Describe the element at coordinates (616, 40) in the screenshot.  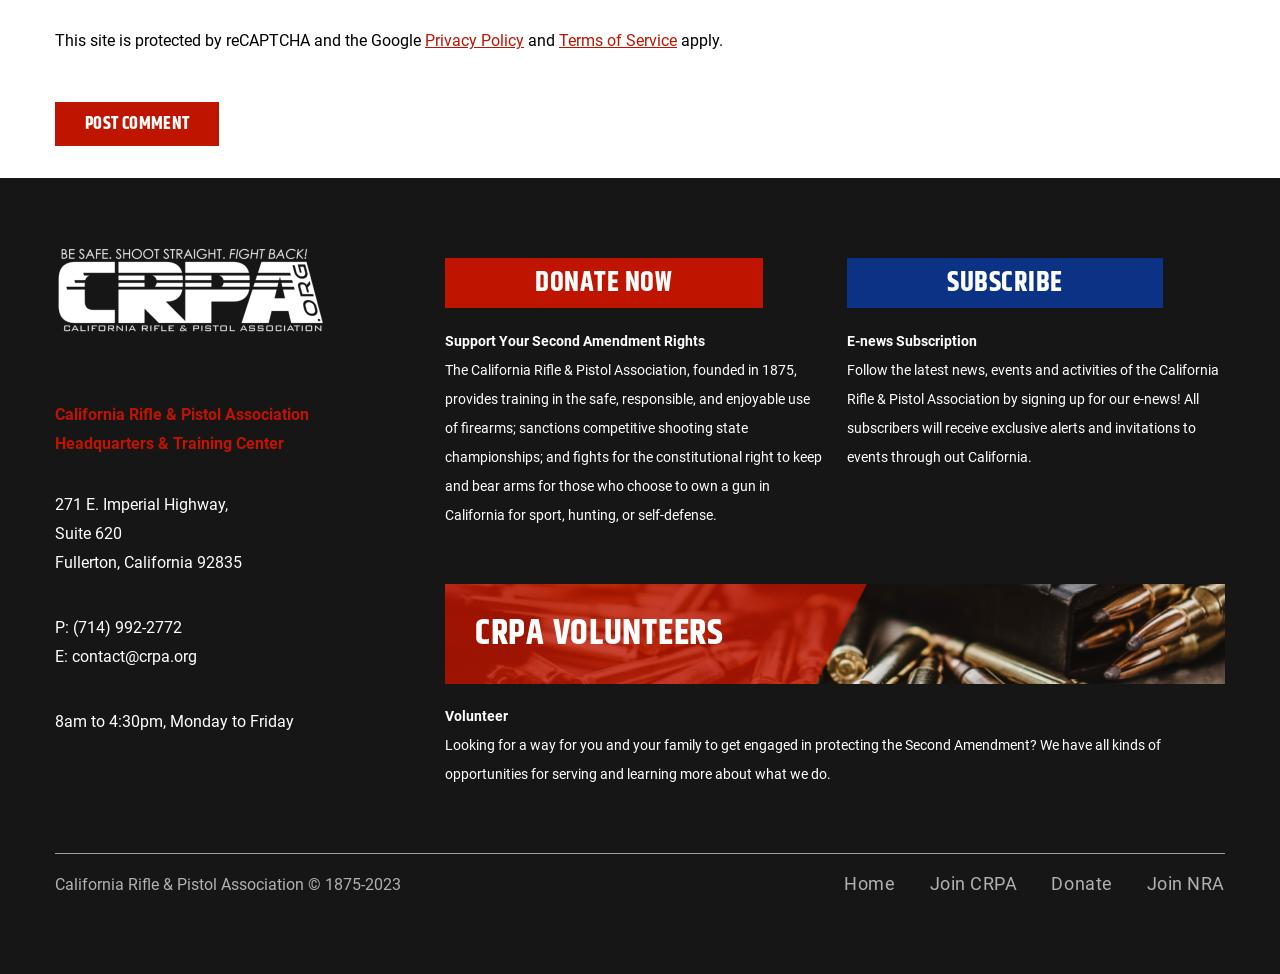
I see `'Terms of Service'` at that location.